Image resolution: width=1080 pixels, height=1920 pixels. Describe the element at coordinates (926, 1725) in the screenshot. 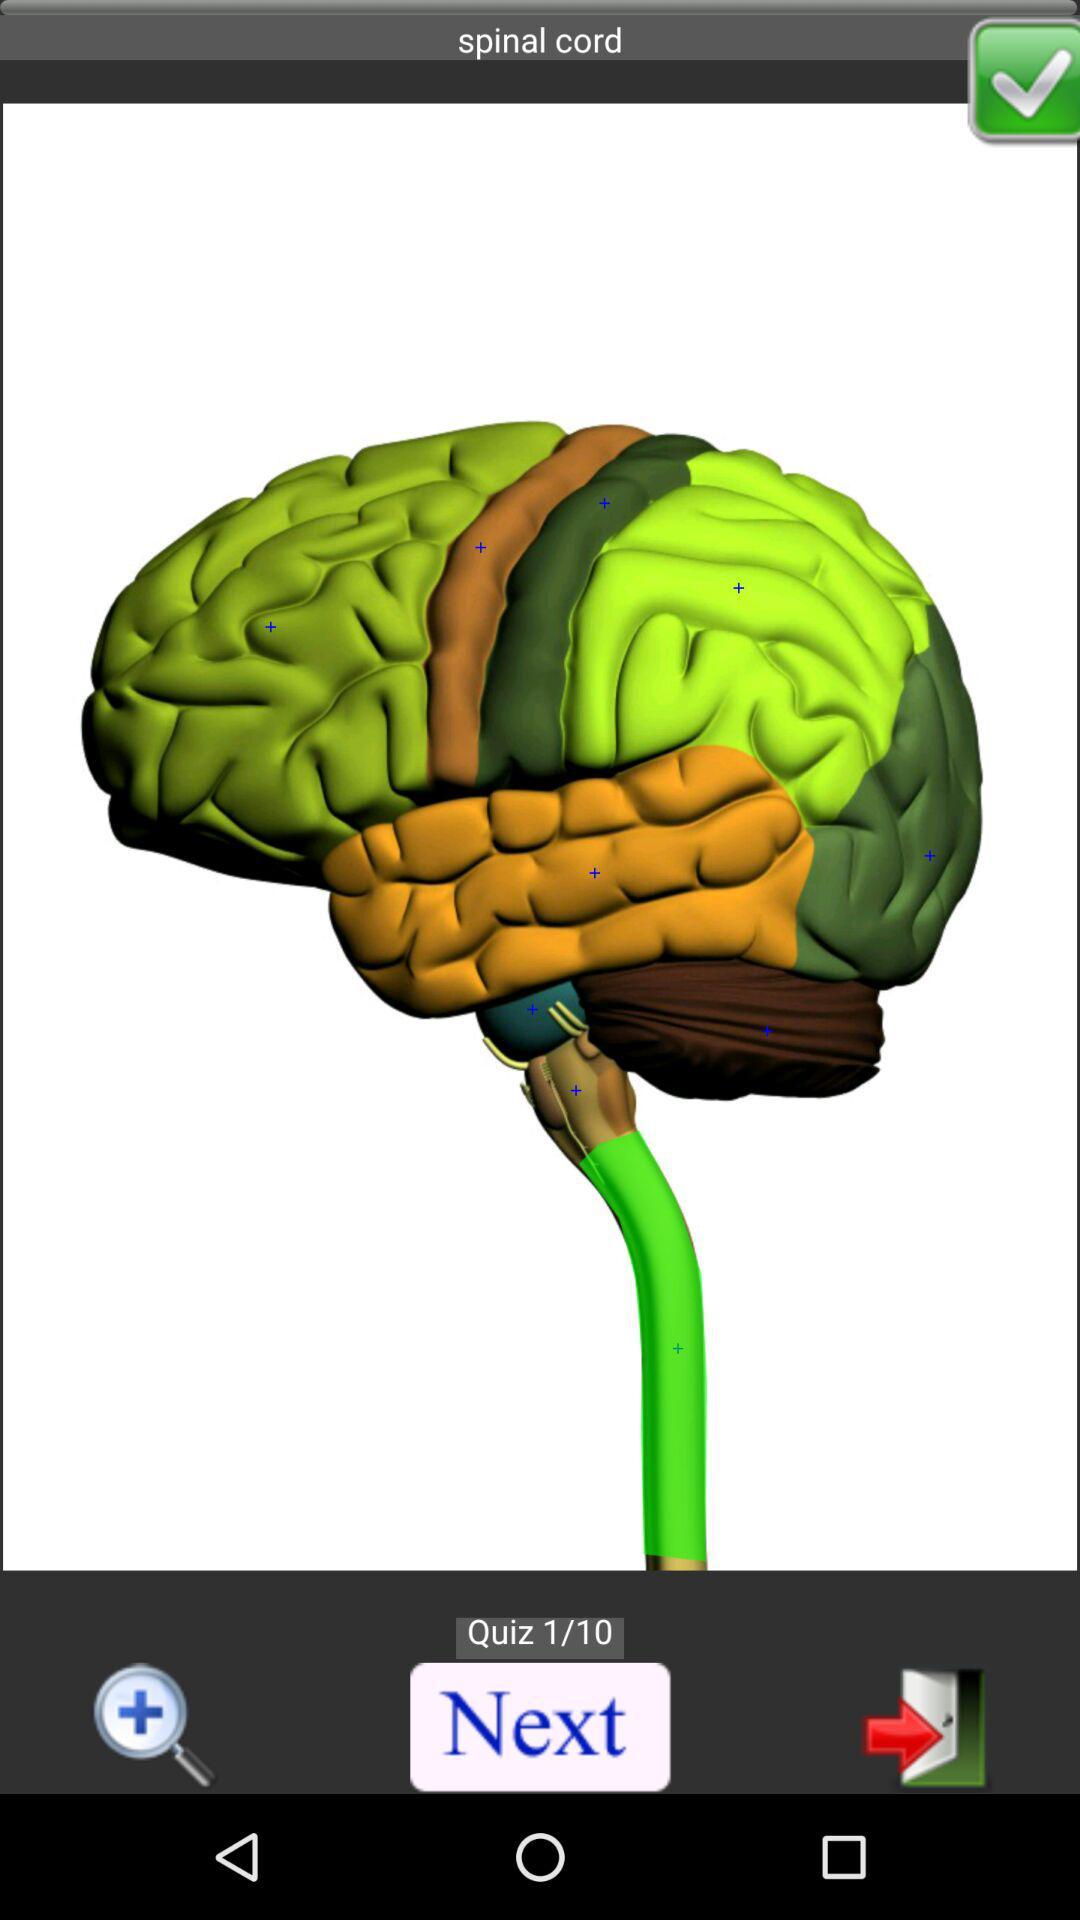

I see `item at the bottom right corner` at that location.